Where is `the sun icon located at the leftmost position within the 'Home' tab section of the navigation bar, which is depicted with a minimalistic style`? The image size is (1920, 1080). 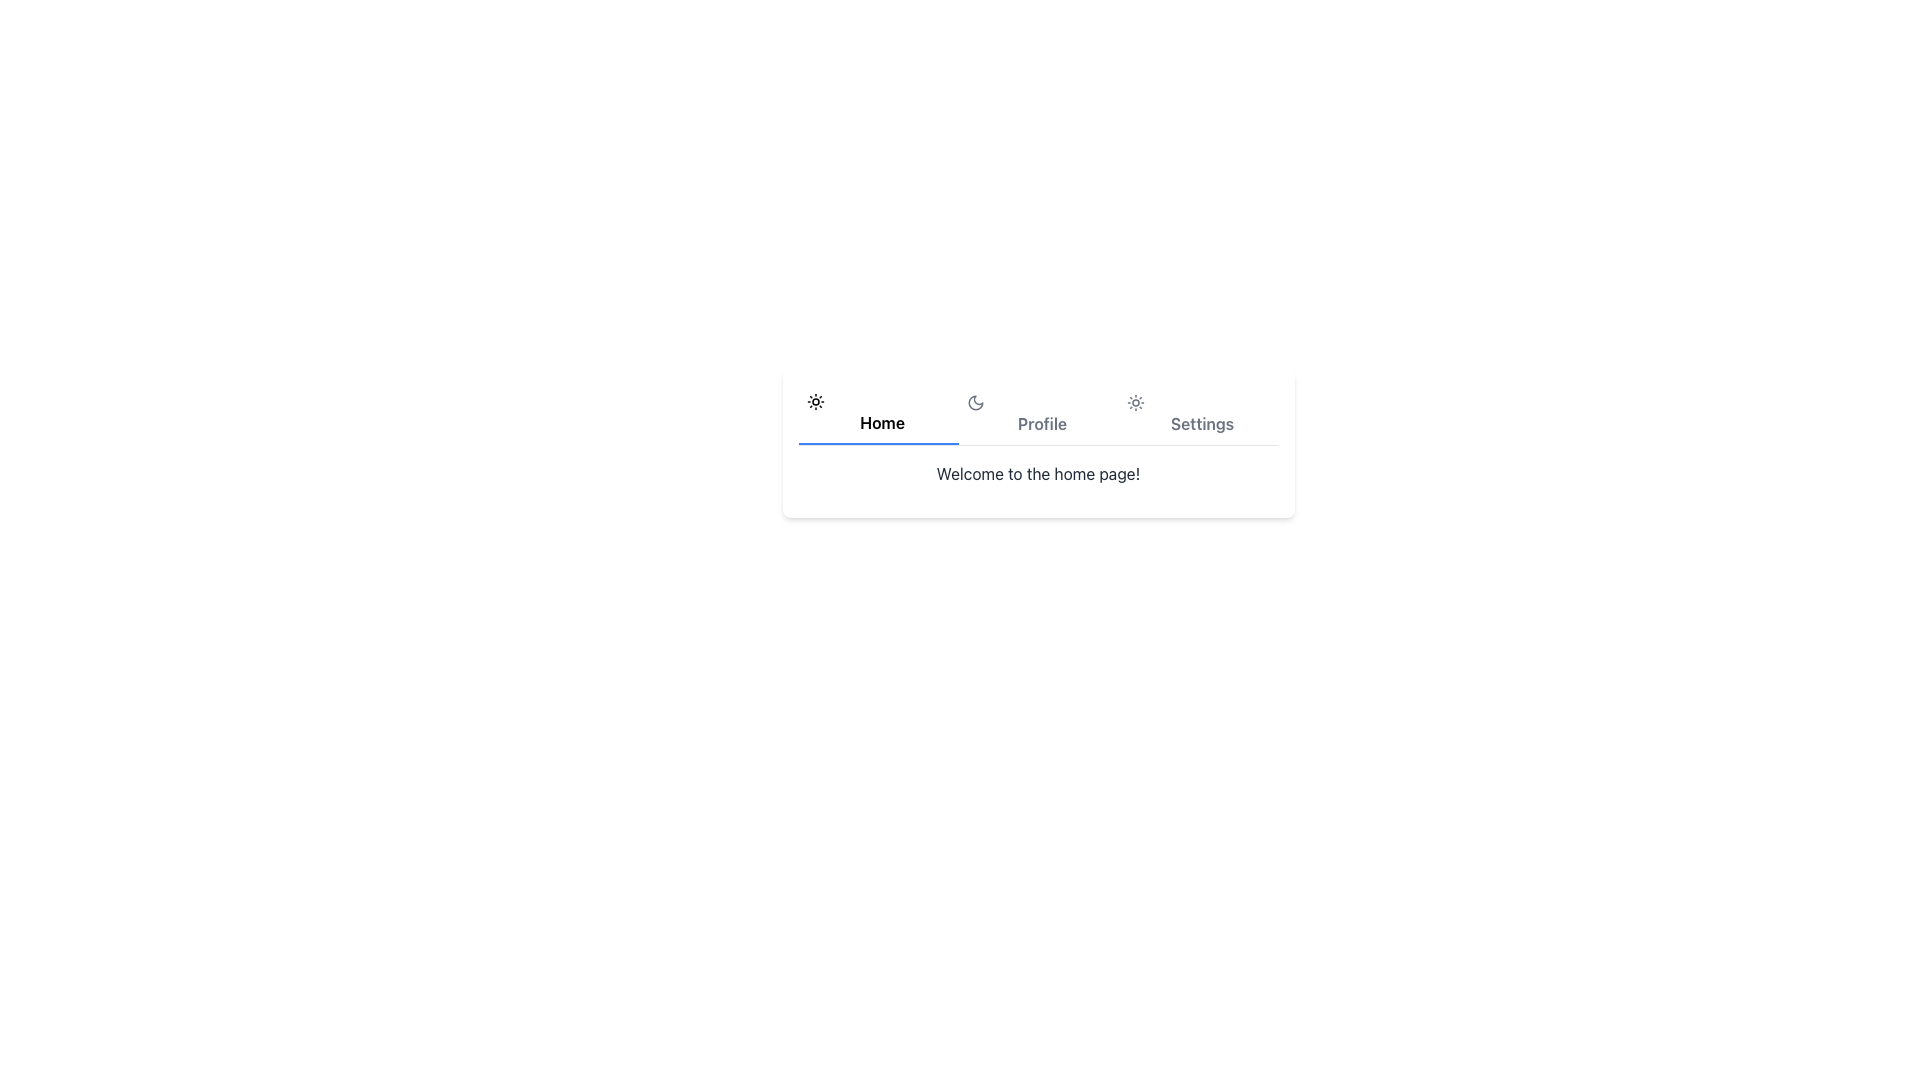
the sun icon located at the leftmost position within the 'Home' tab section of the navigation bar, which is depicted with a minimalistic style is located at coordinates (815, 401).